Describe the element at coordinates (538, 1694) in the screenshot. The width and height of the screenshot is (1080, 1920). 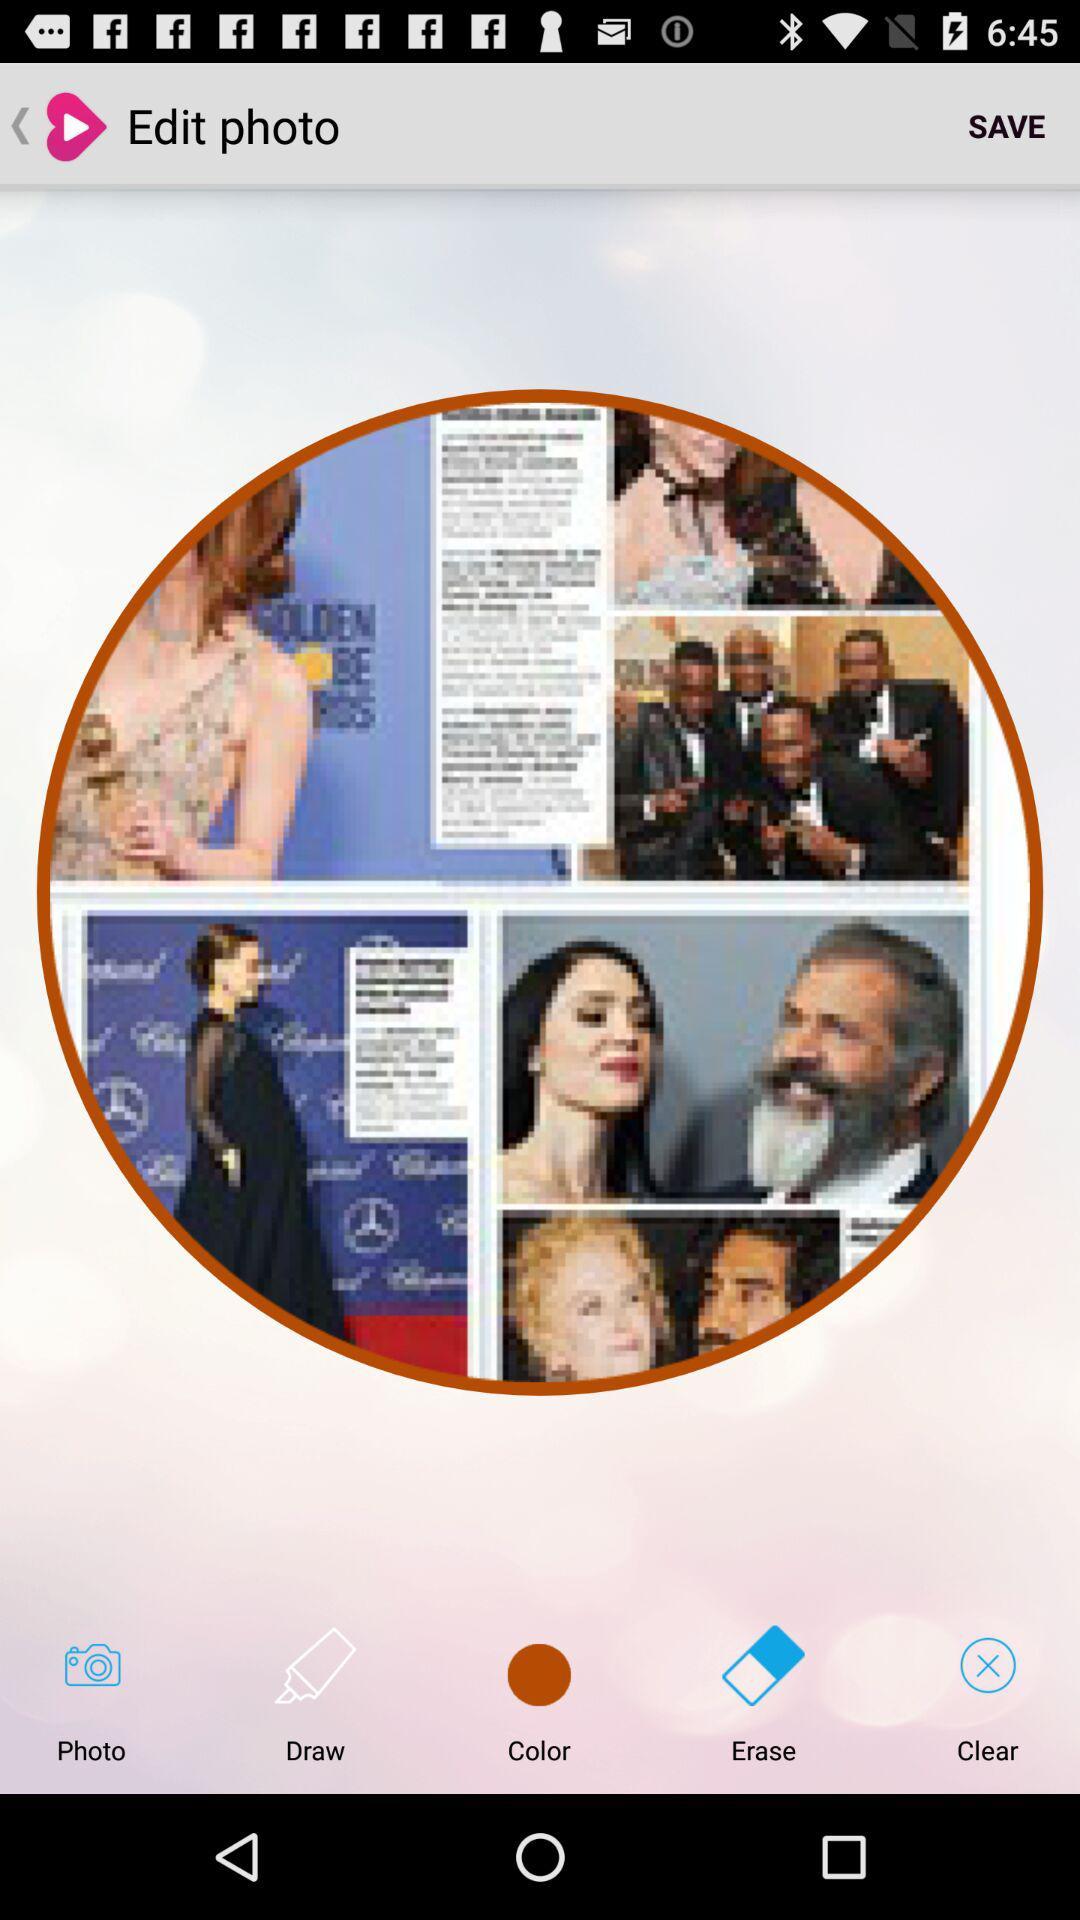
I see `button next to the draw button` at that location.